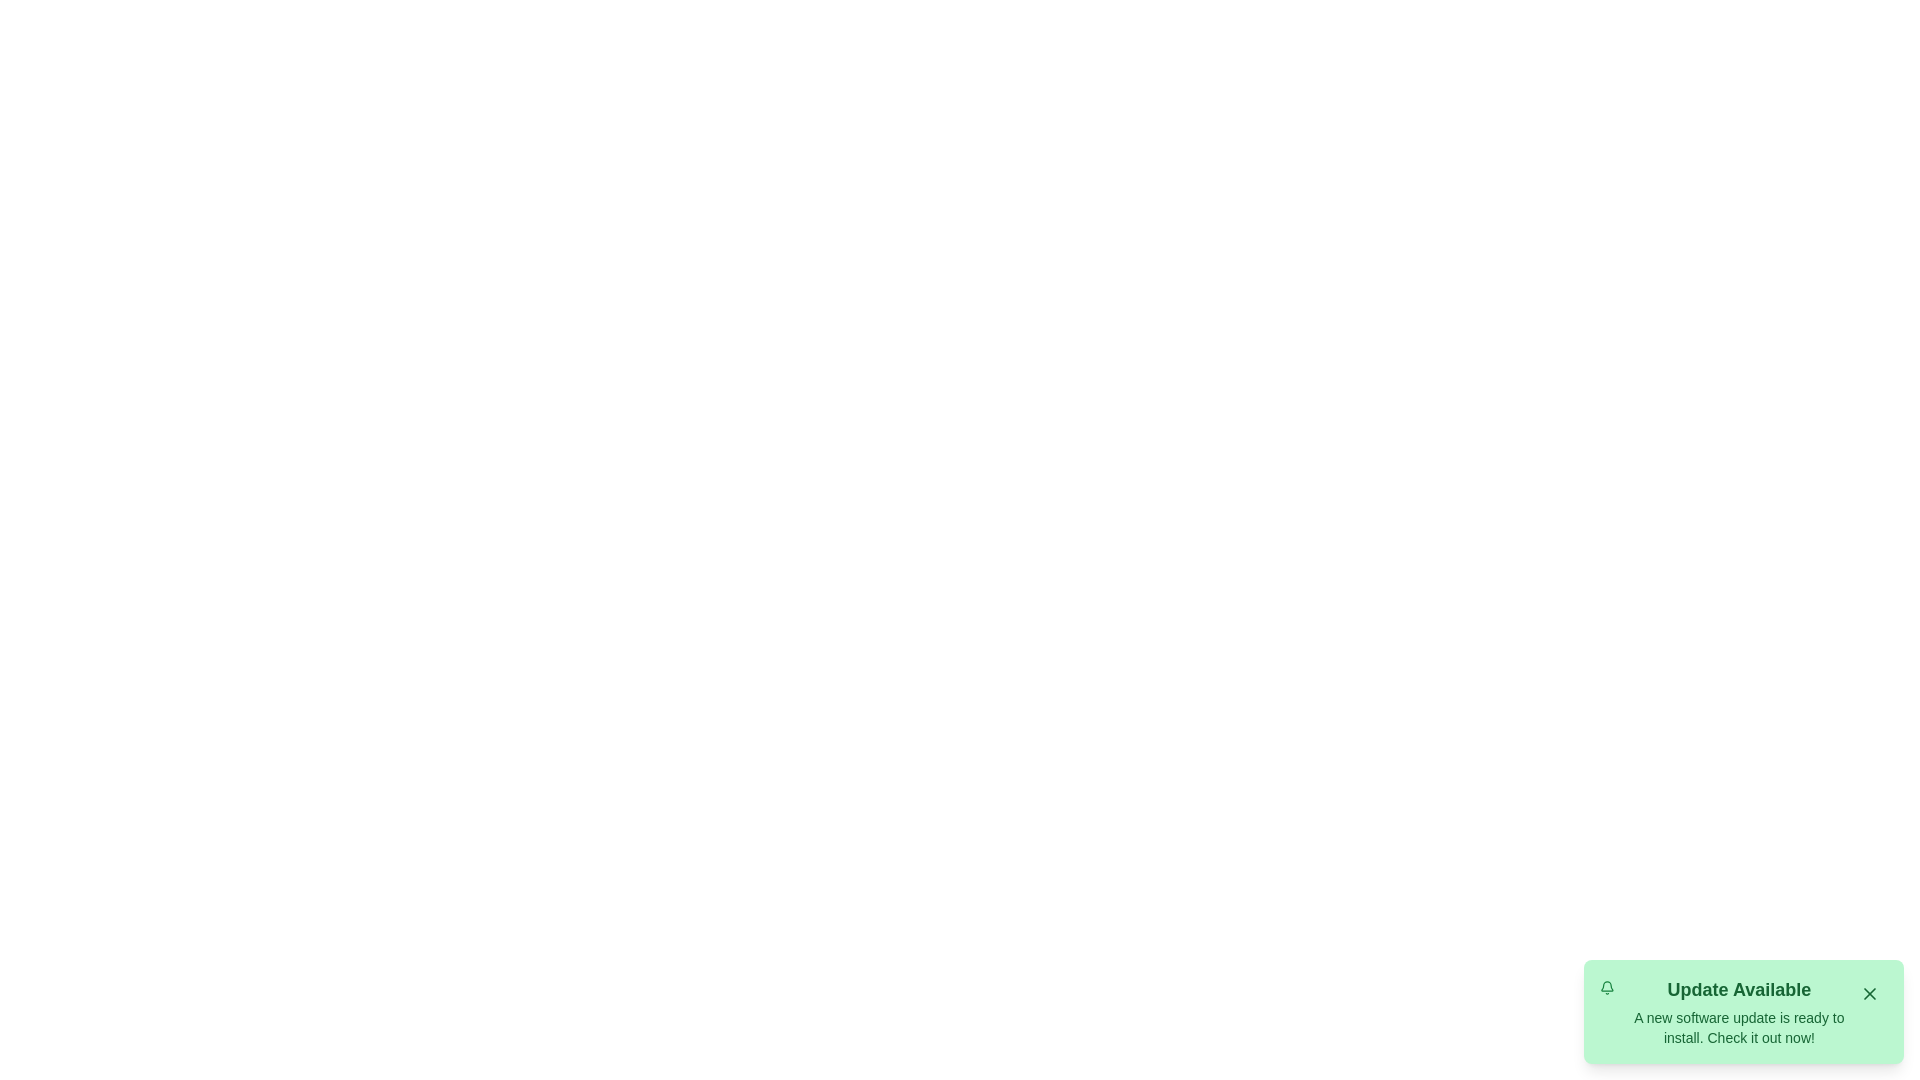 The width and height of the screenshot is (1920, 1080). Describe the element at coordinates (1869, 994) in the screenshot. I see `the green cross button in the top-right corner of the light green notification card` at that location.